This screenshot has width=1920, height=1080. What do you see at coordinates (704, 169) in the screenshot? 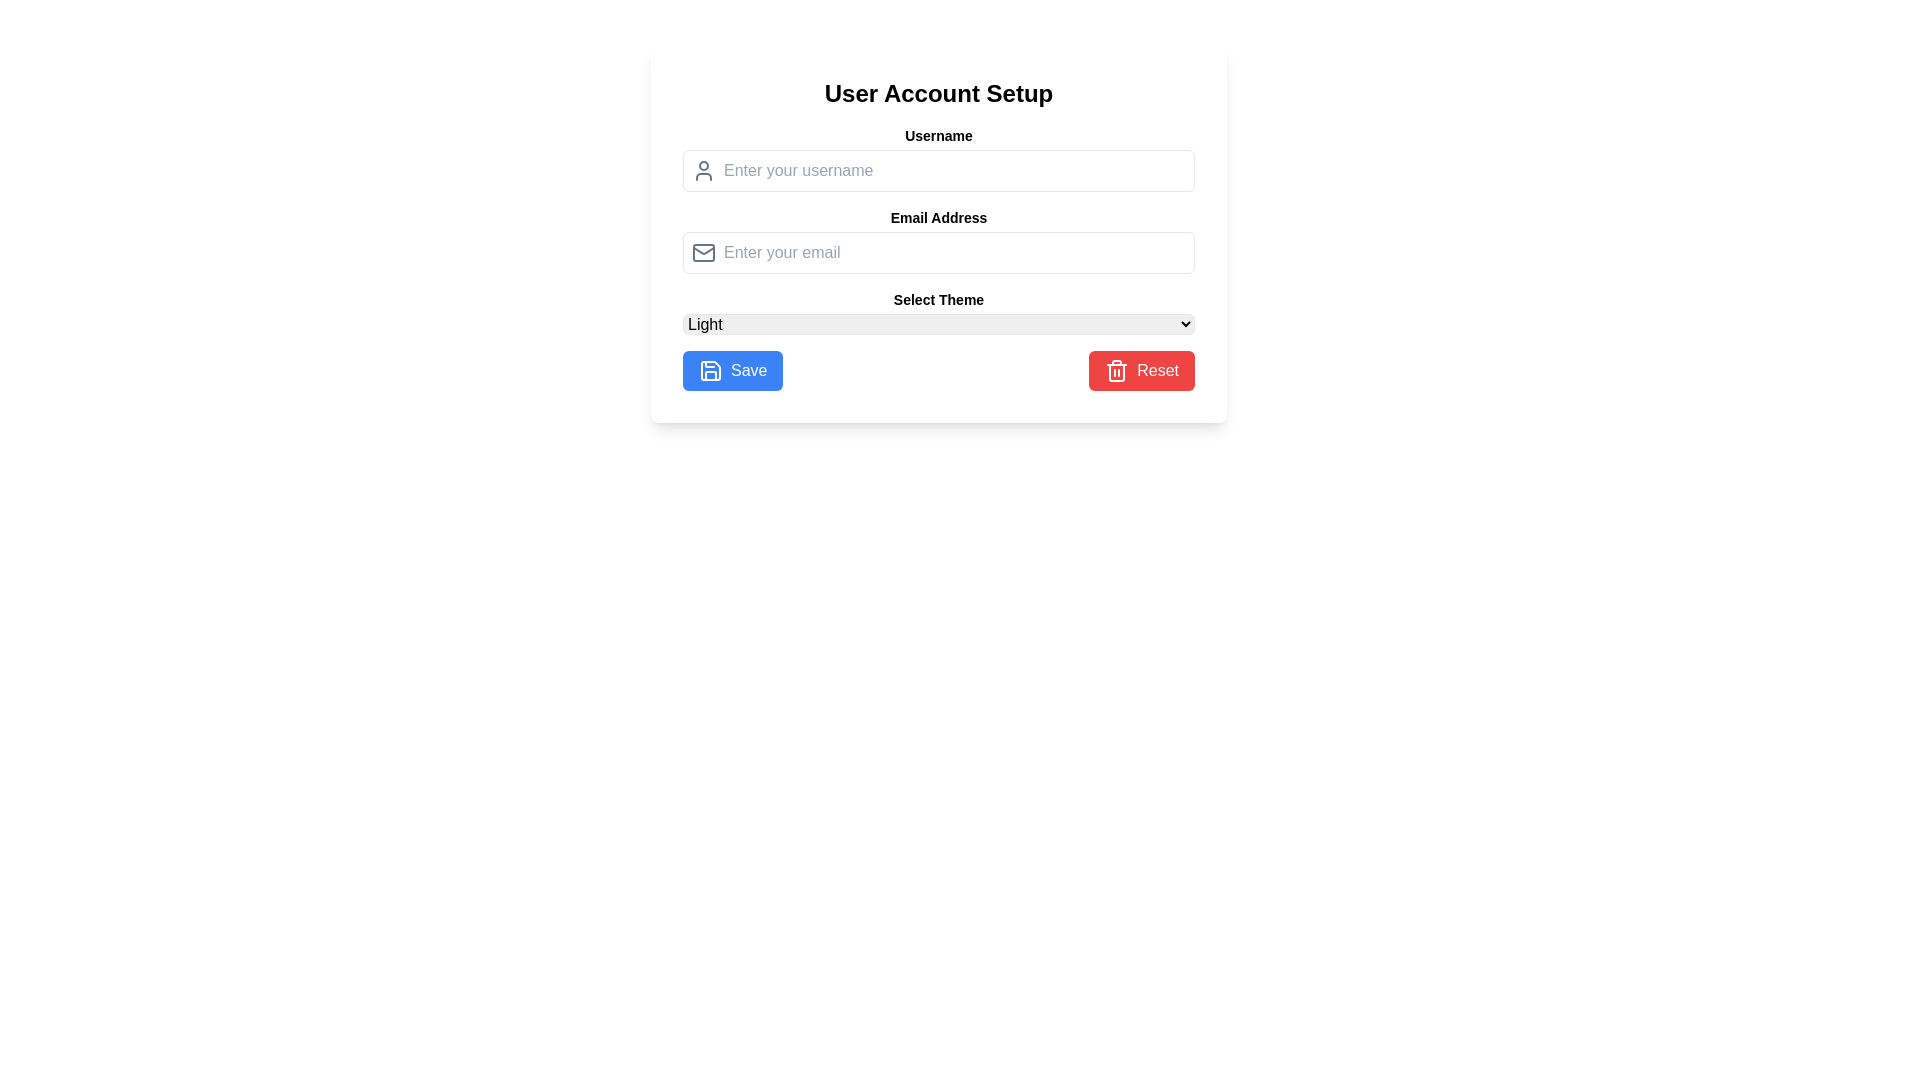
I see `the user icon, which is a circular outline representing a head over semi-circular shoulders, styled in gray with a thin stroke, located to the left of the 'Username' text input field` at bounding box center [704, 169].